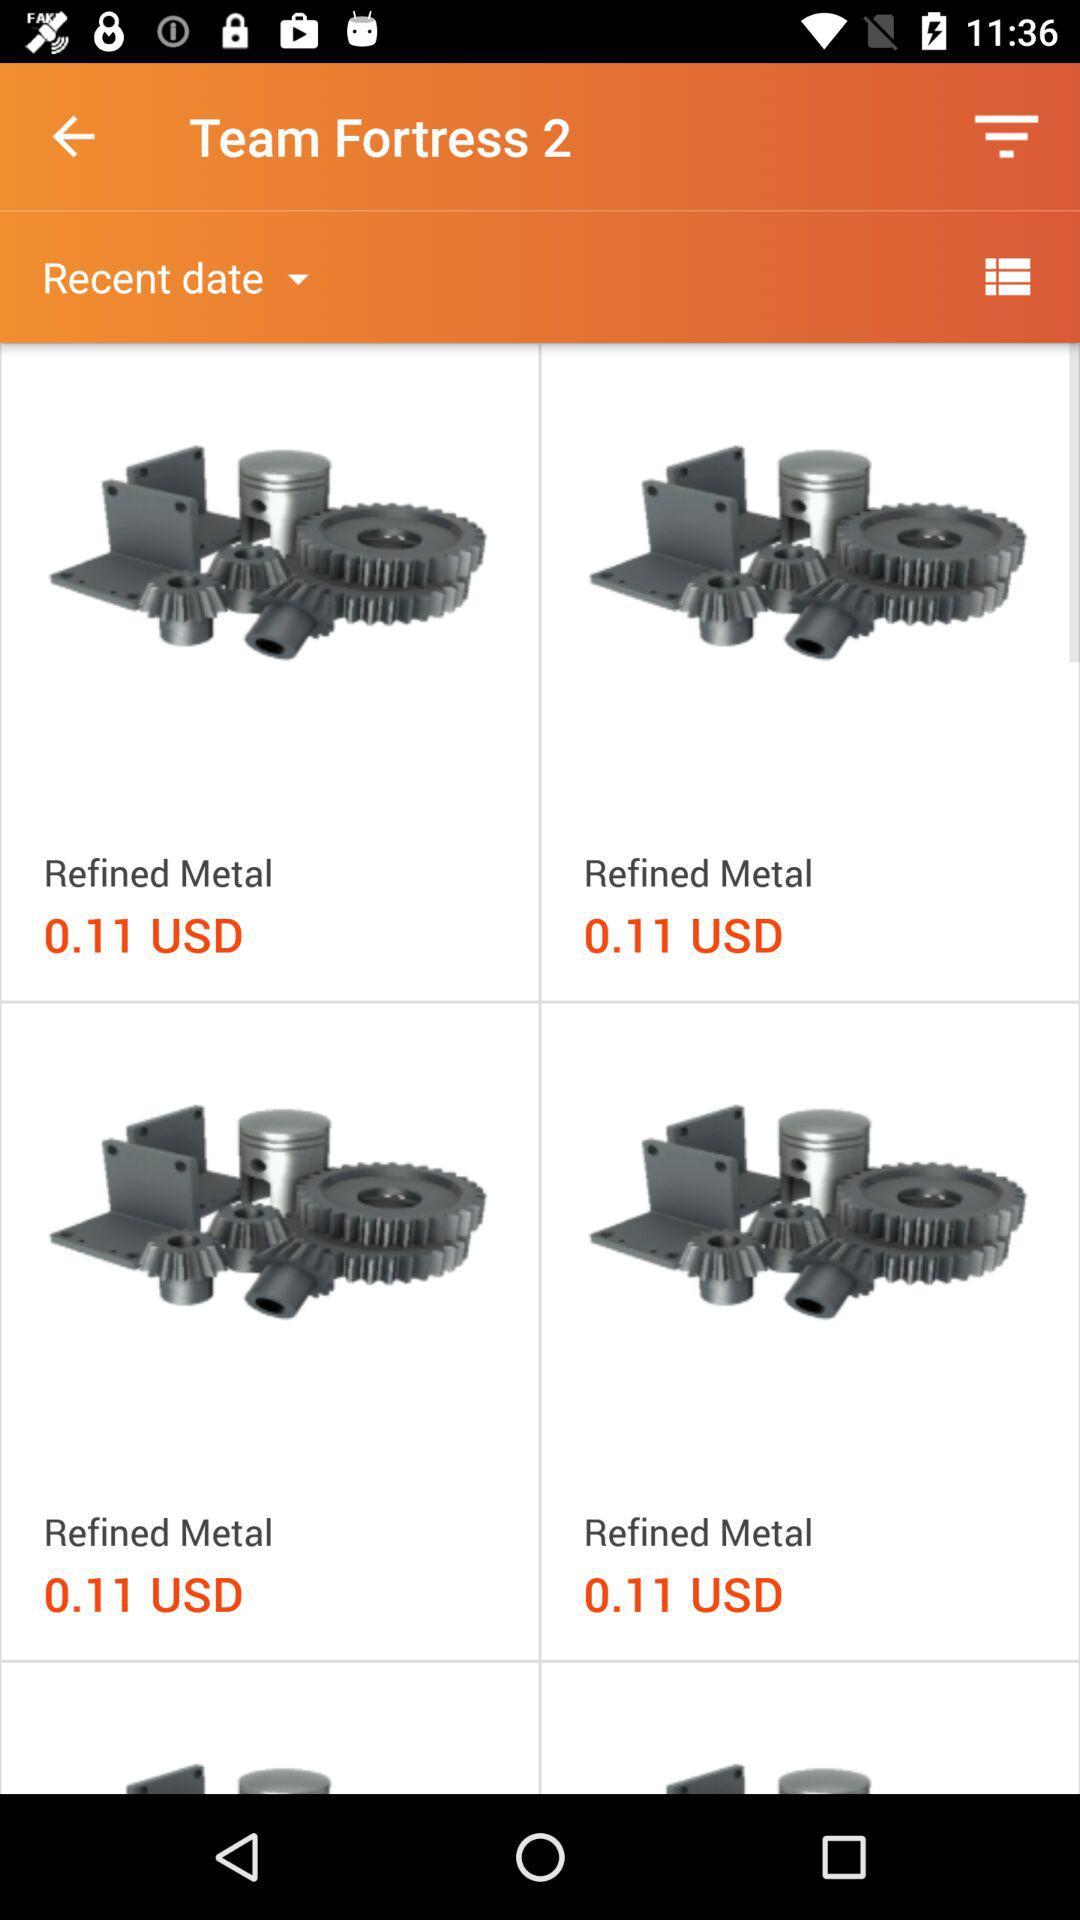  I want to click on the icon to the left of team fortress 2 item, so click(72, 135).